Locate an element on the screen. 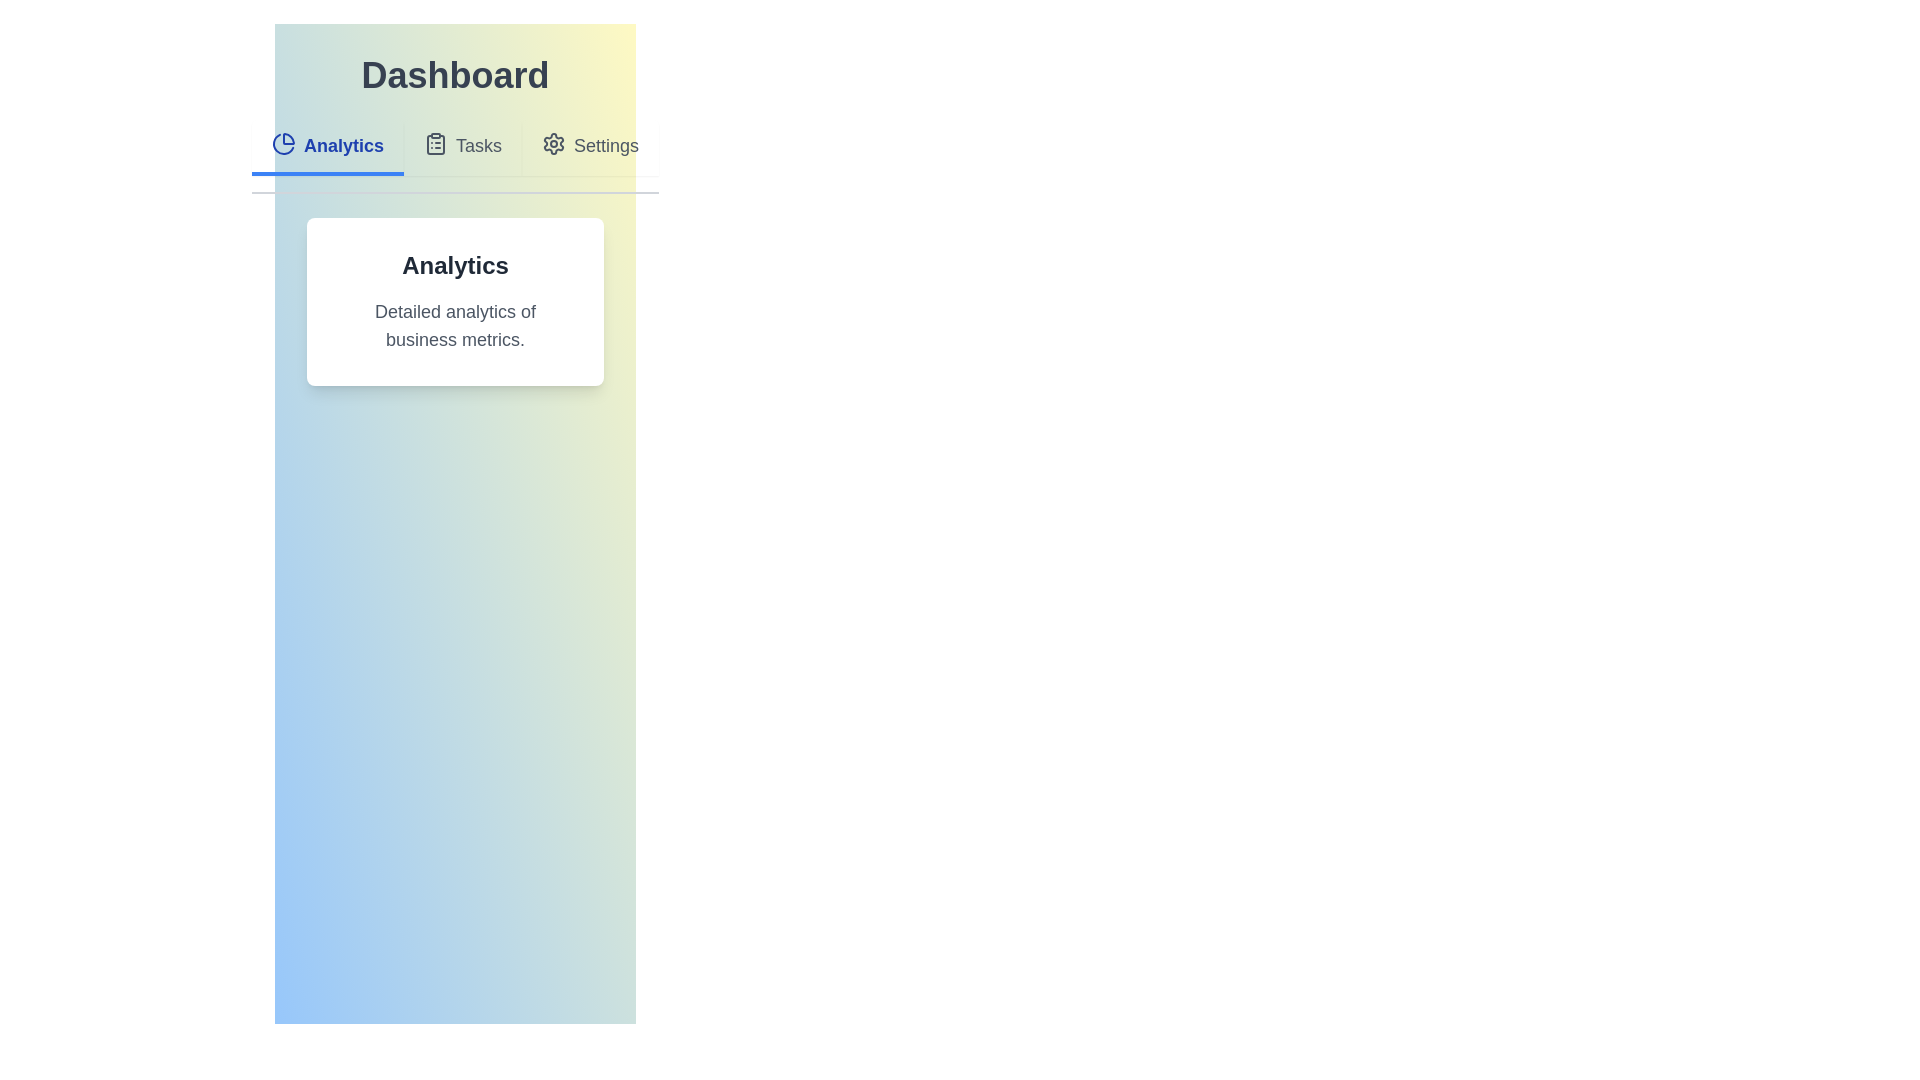 The width and height of the screenshot is (1920, 1080). the Settings tab to observe its hover effect is located at coordinates (589, 146).